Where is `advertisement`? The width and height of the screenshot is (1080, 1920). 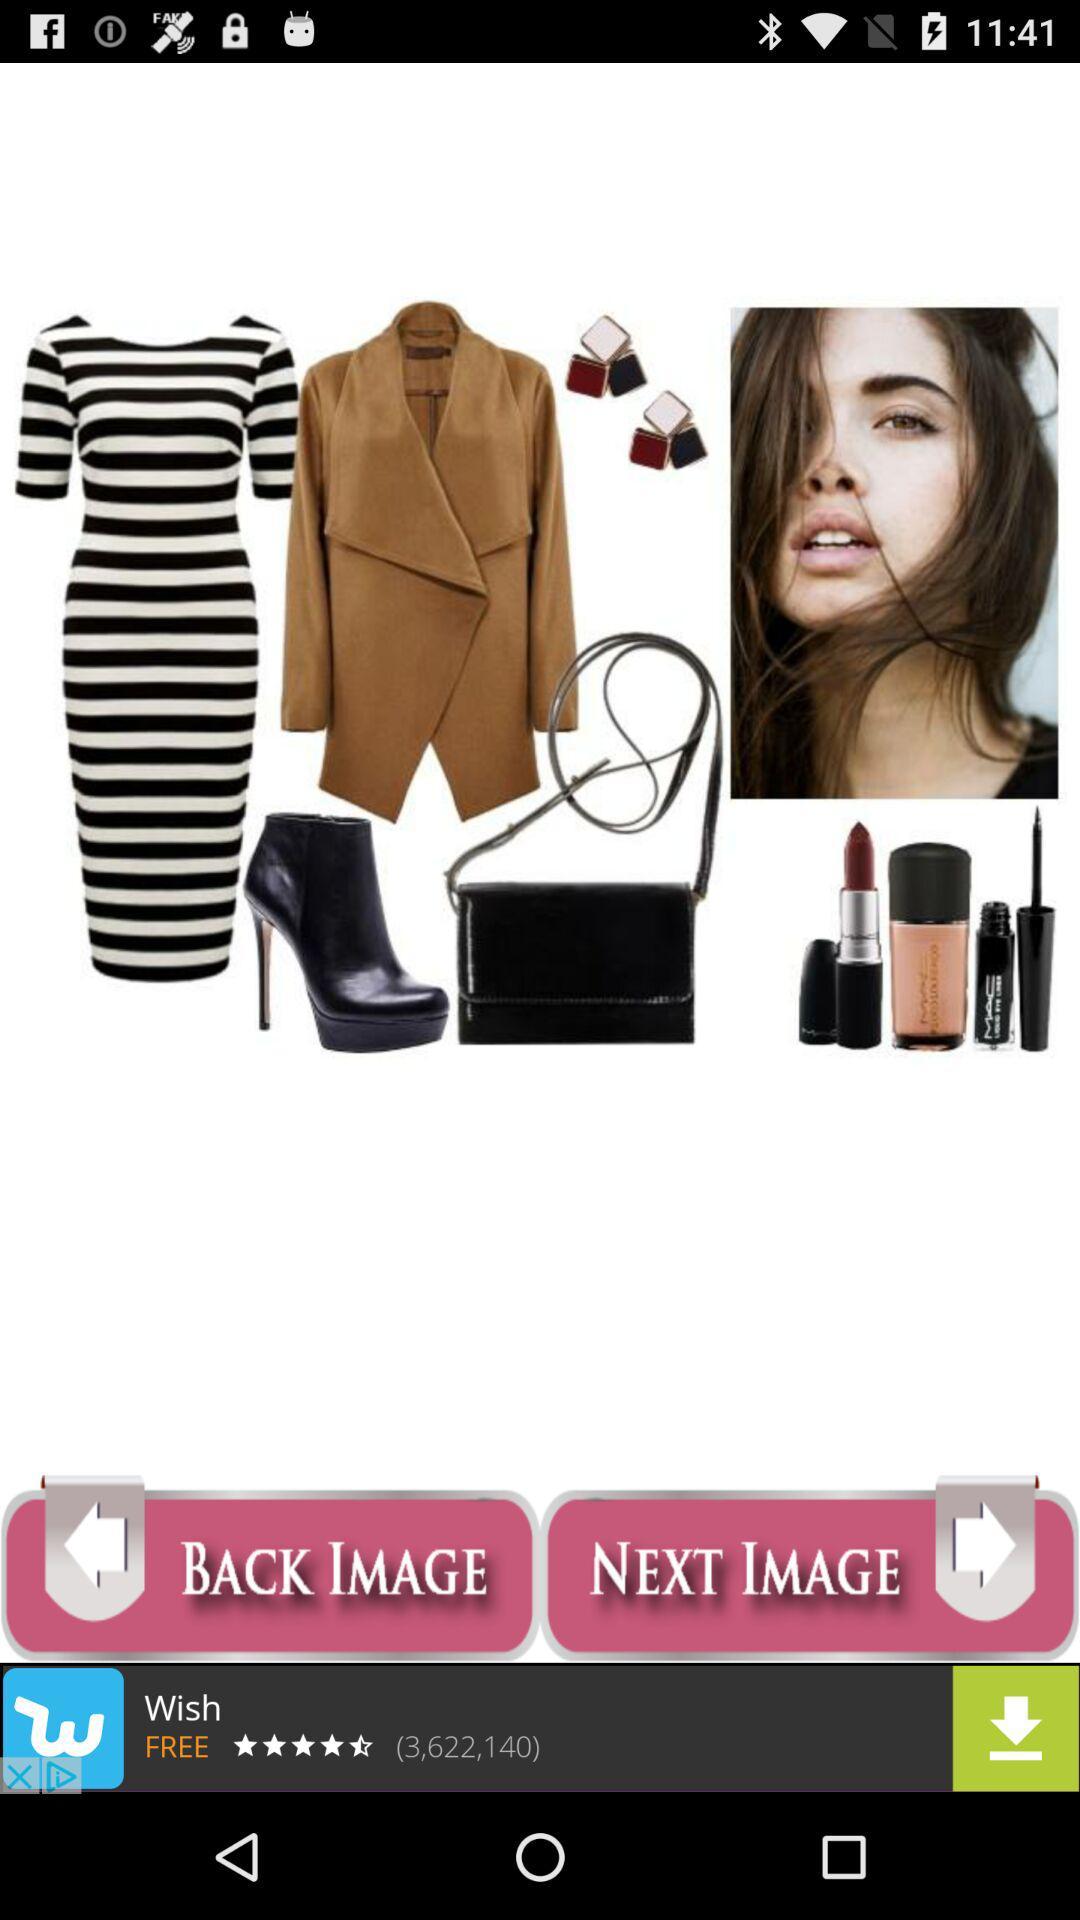 advertisement is located at coordinates (540, 1727).